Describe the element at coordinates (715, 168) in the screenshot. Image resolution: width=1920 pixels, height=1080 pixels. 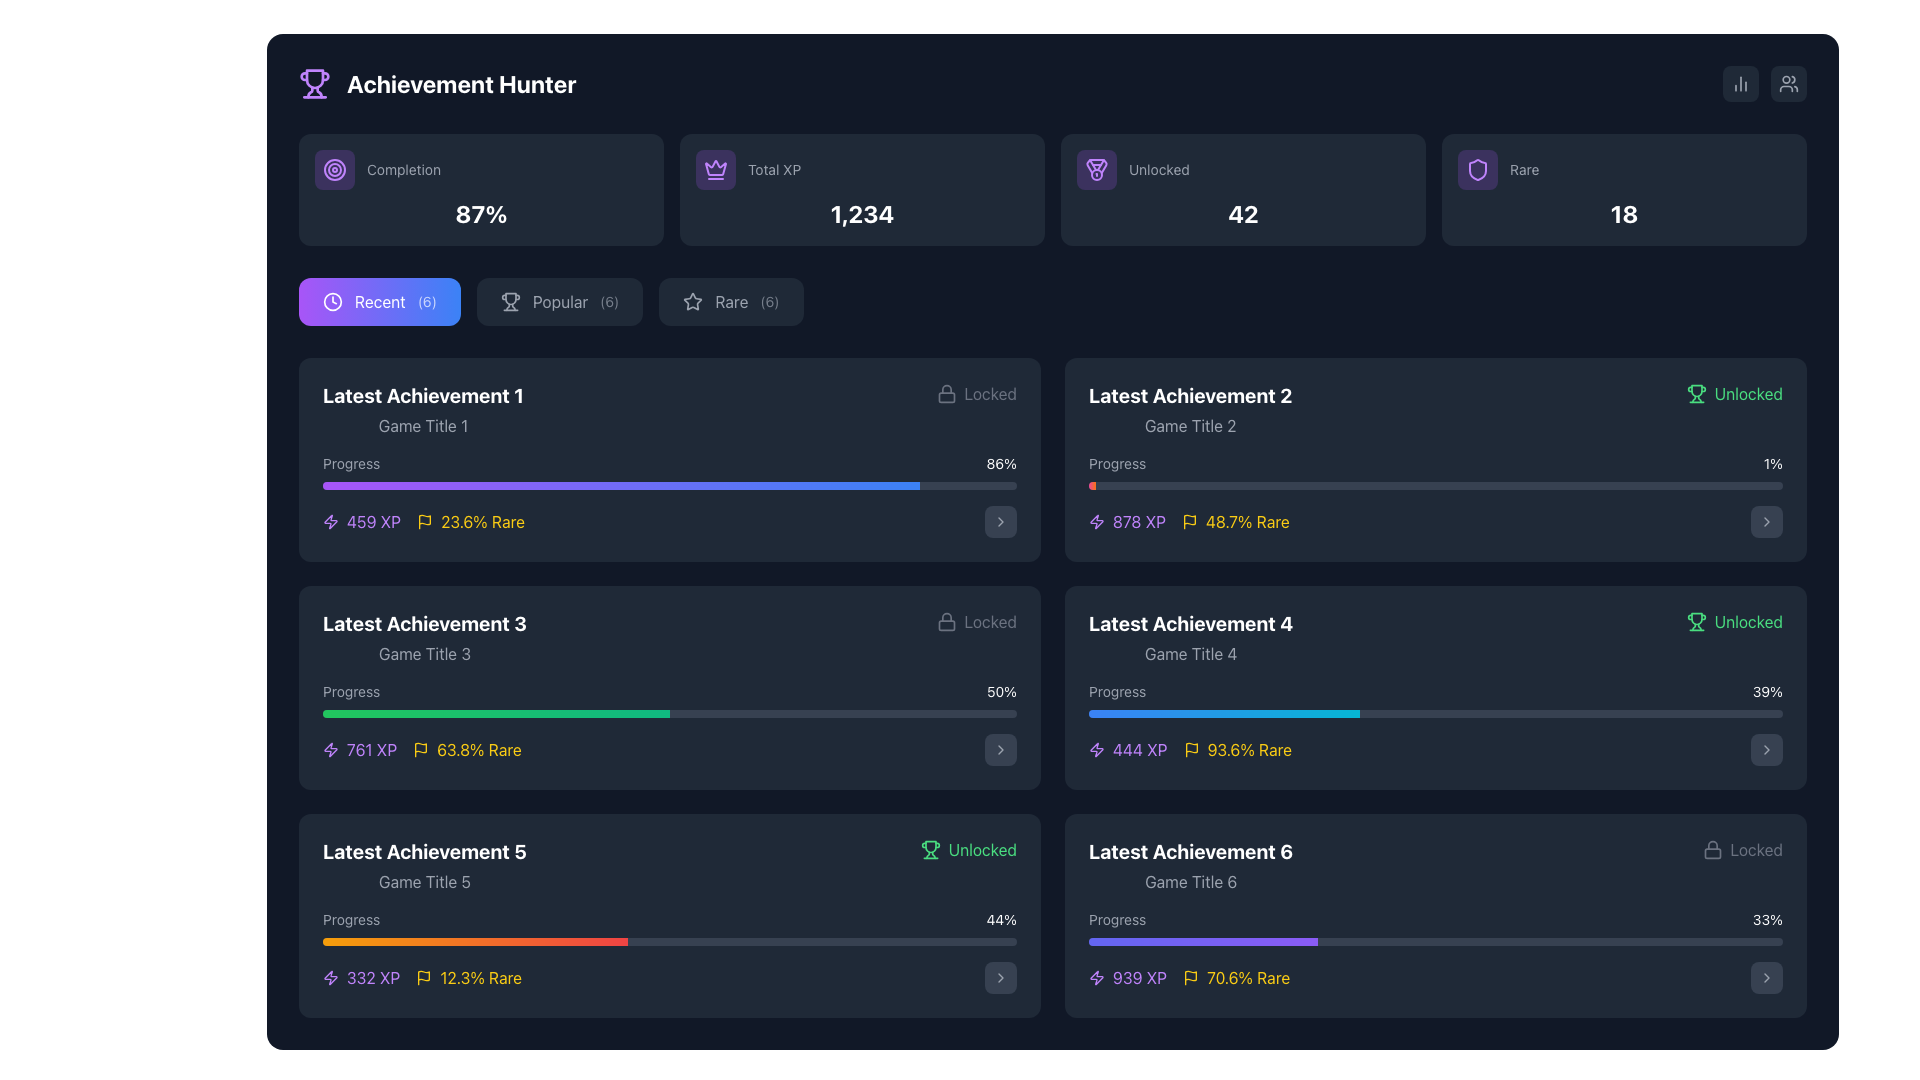
I see `the semi-transparent purple rounded rectangular Icon with a crown symbol, located in the top-center section of the interface within the 'Total XP' card` at that location.